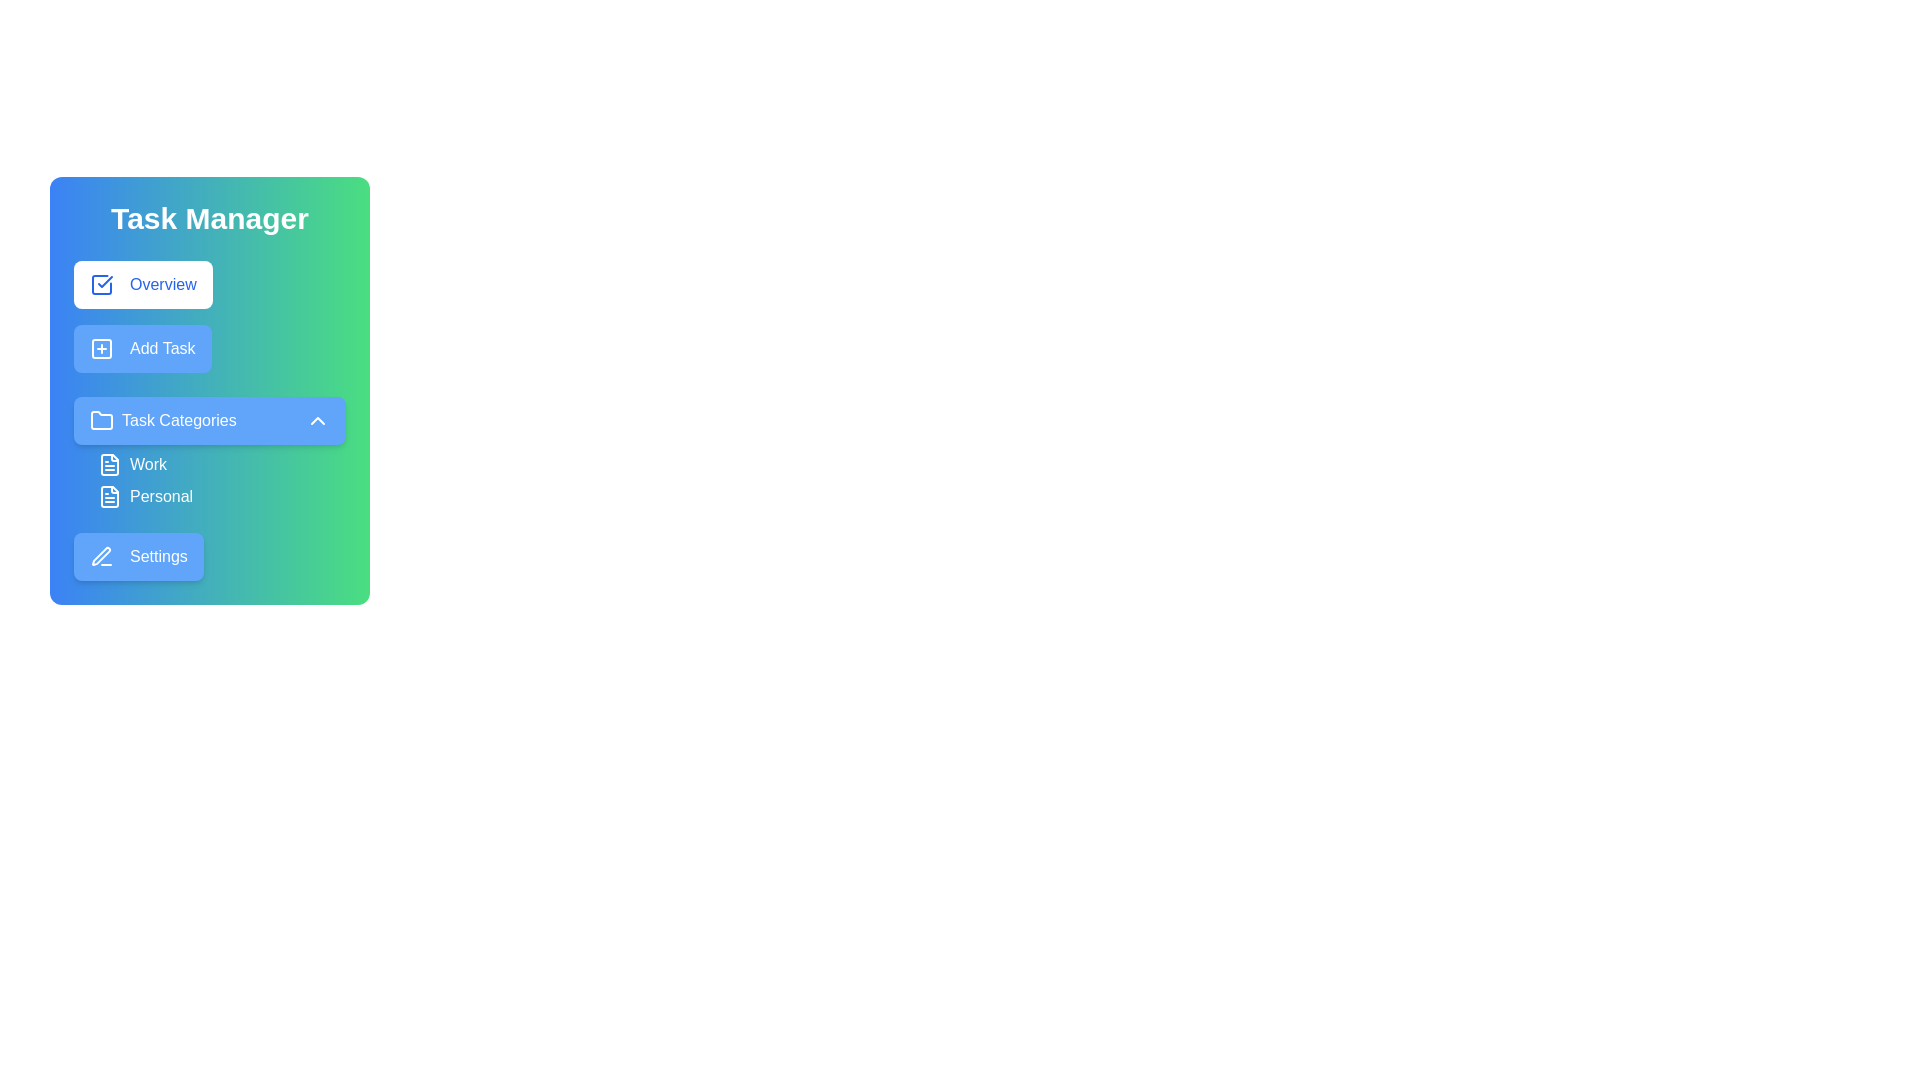  I want to click on text content of the 'Overview' label in the sidebar menu below the 'Task Manager' header, so click(163, 285).